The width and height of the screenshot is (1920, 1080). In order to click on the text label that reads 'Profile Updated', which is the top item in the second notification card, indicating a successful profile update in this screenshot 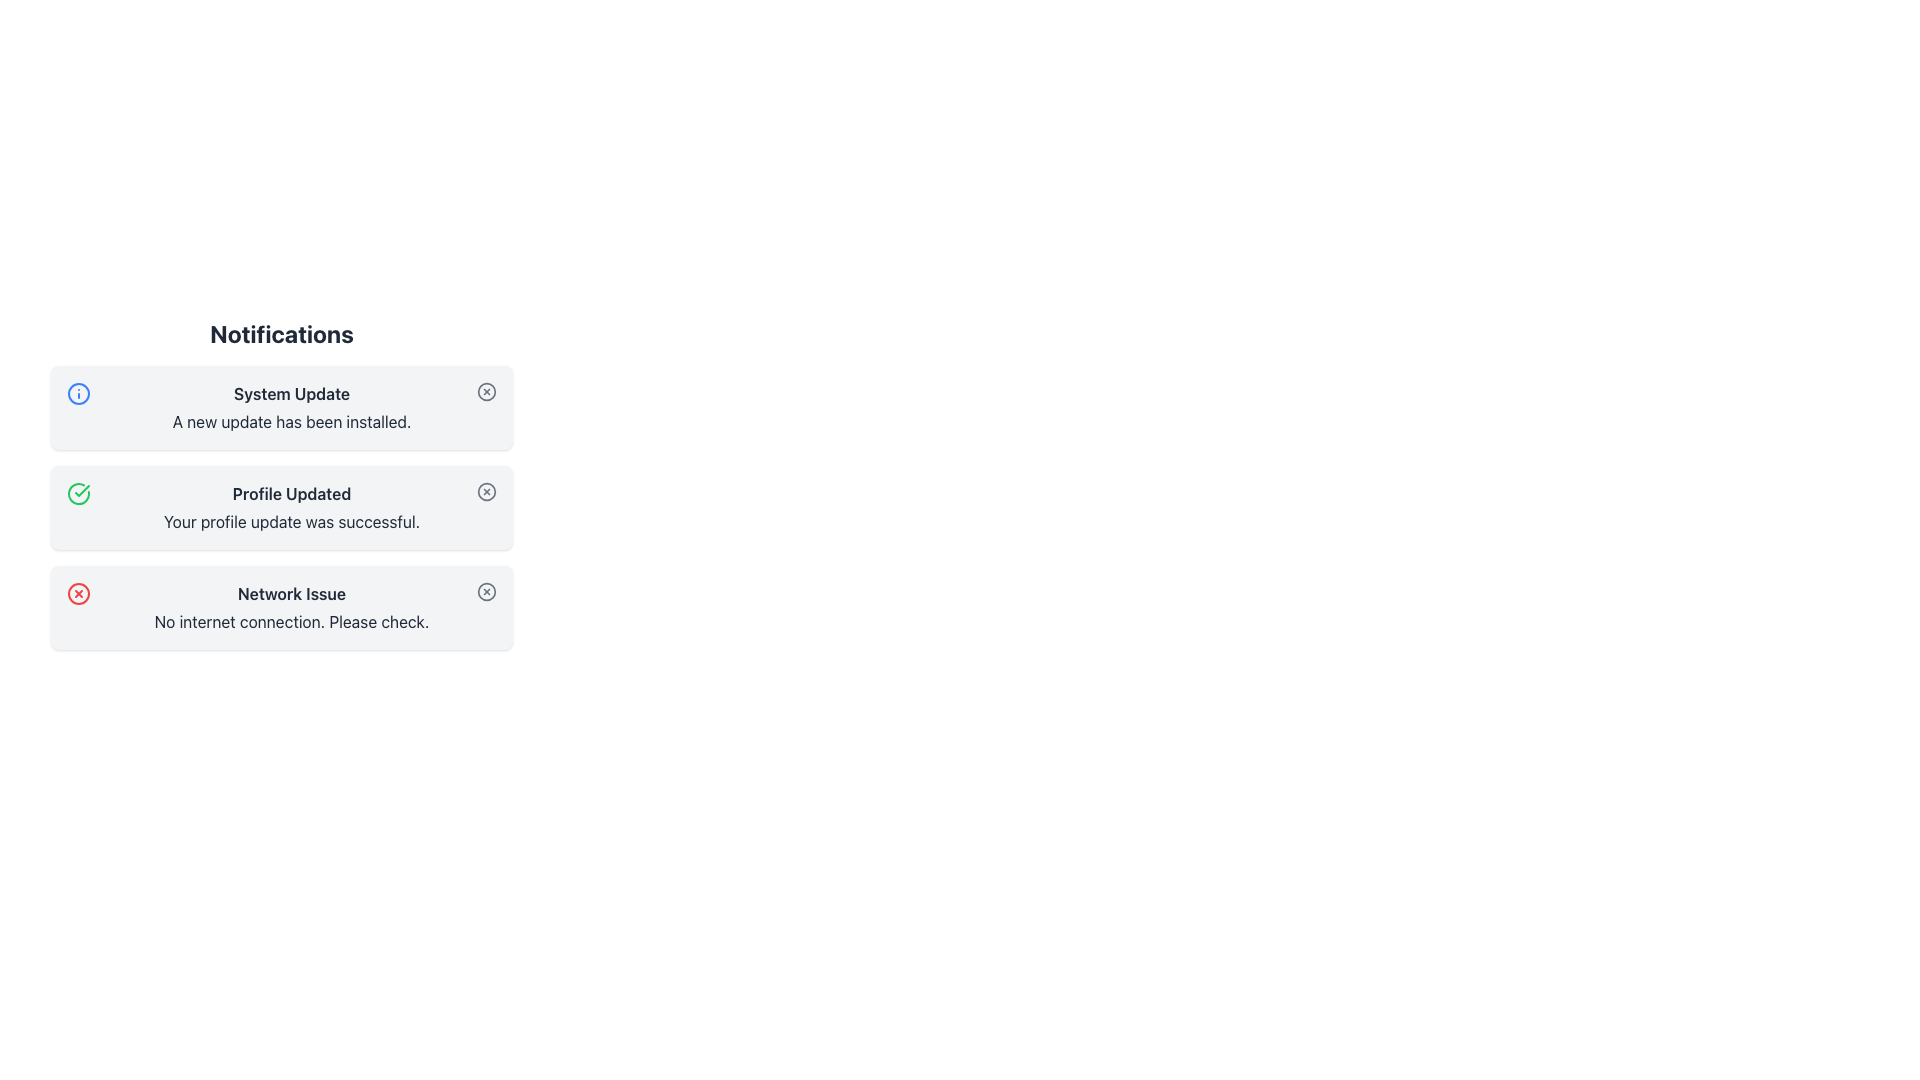, I will do `click(291, 493)`.